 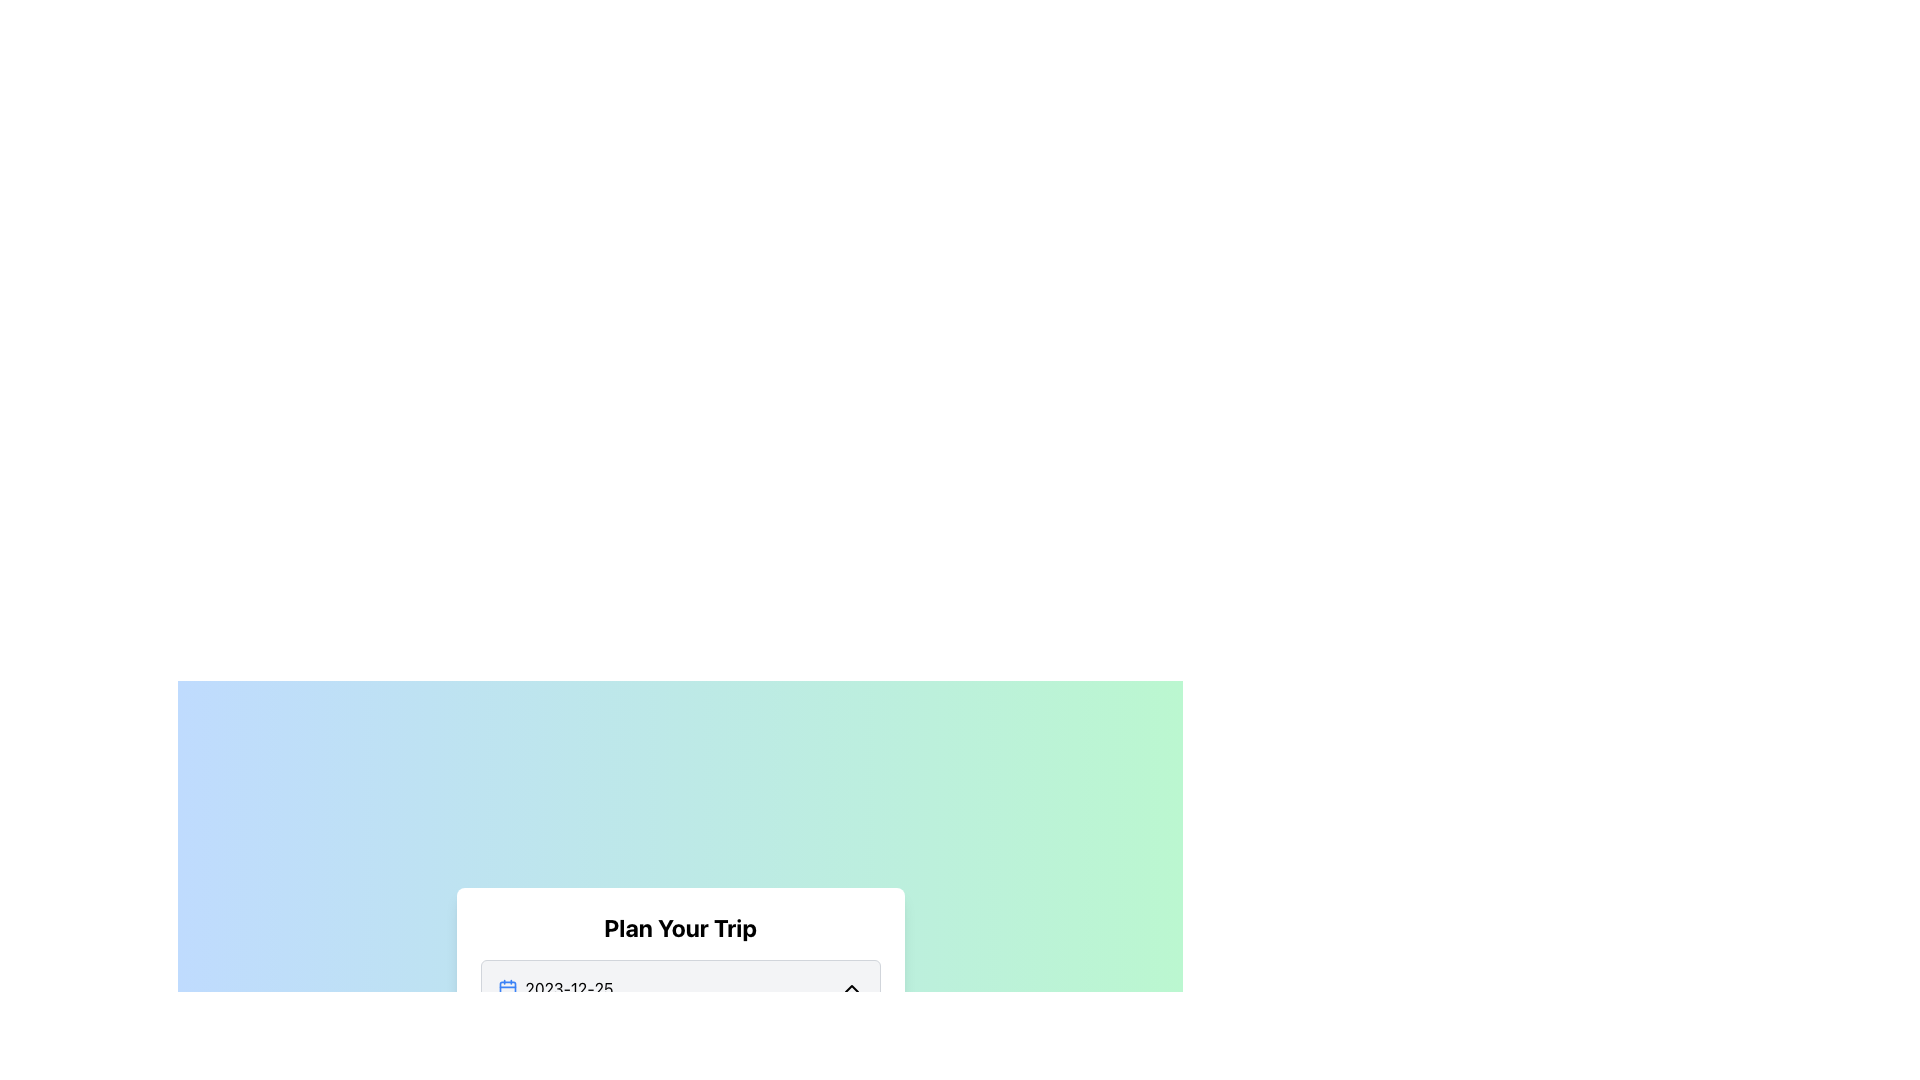 What do you see at coordinates (507, 987) in the screenshot?
I see `the calendar icon located to the left of the date text '2023-12-25' to associate it with its context` at bounding box center [507, 987].